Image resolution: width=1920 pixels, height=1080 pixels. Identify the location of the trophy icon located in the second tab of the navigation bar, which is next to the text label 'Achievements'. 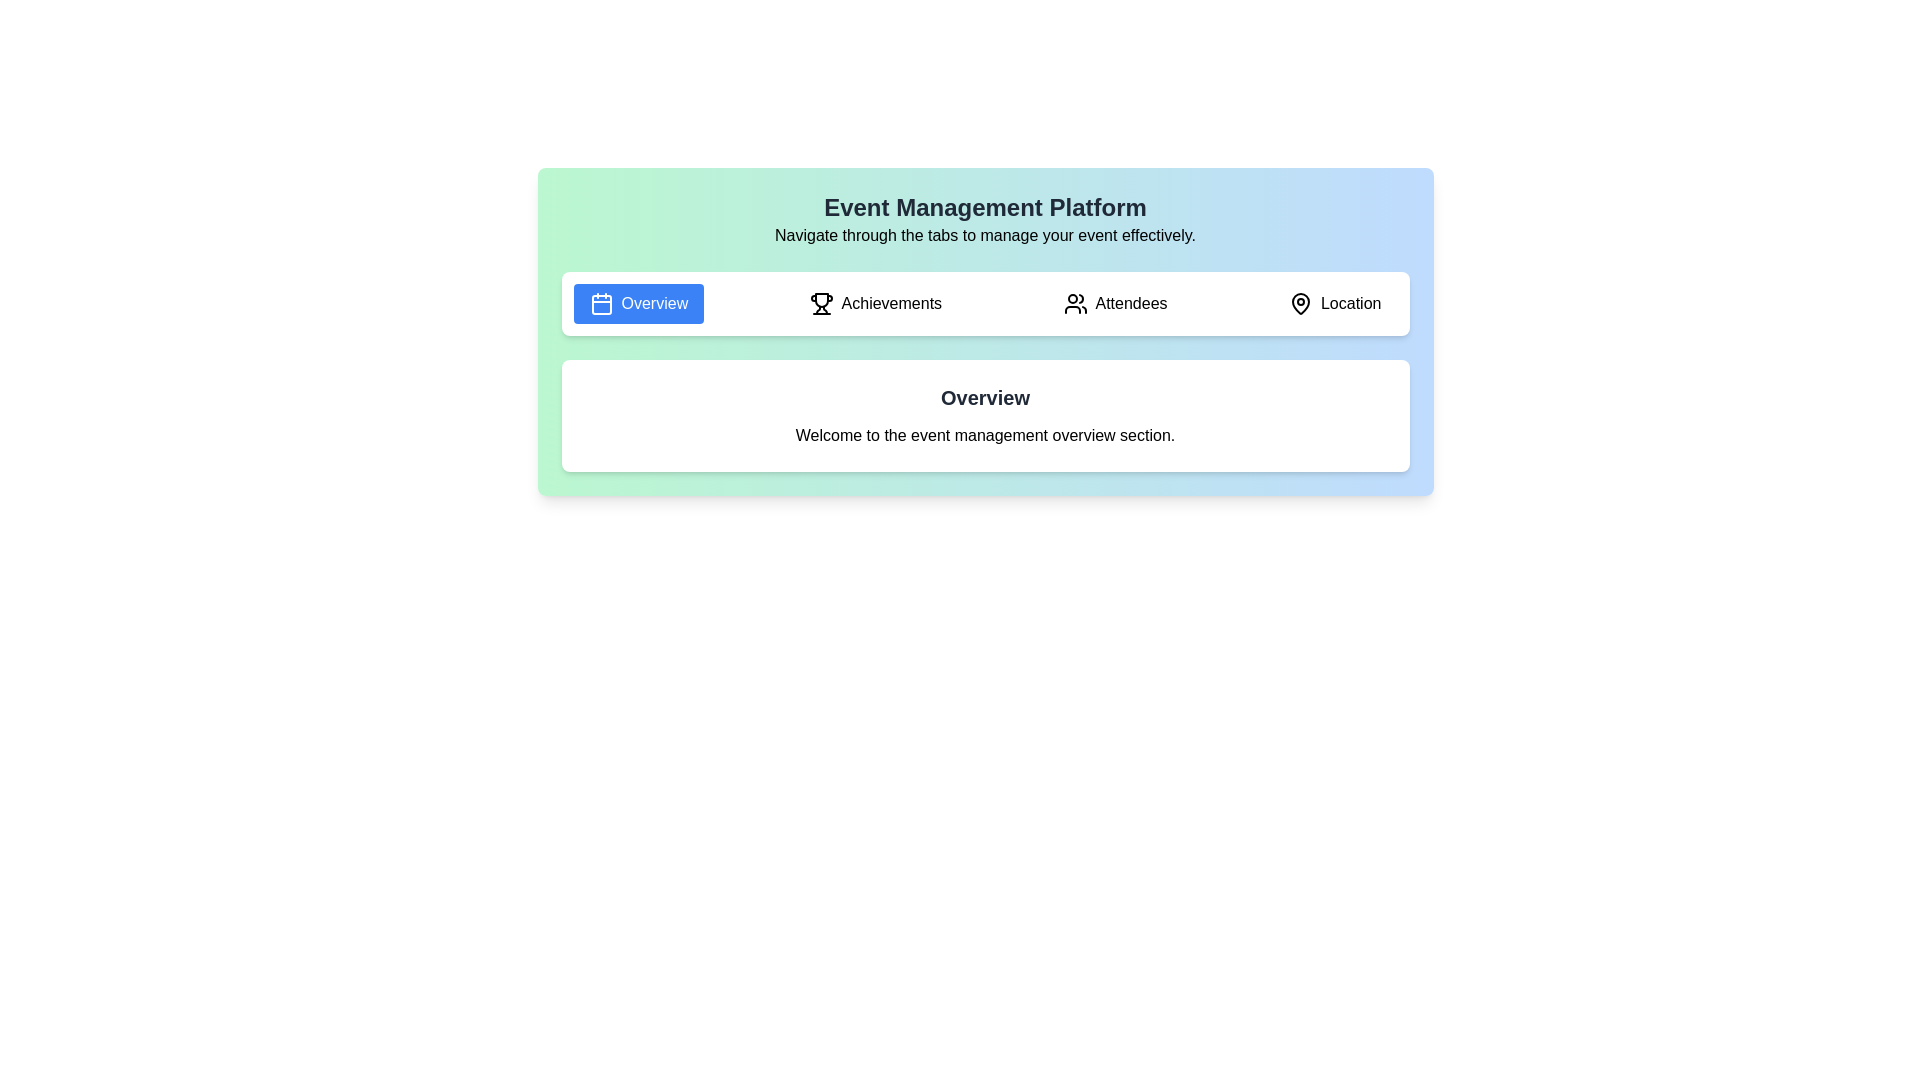
(821, 304).